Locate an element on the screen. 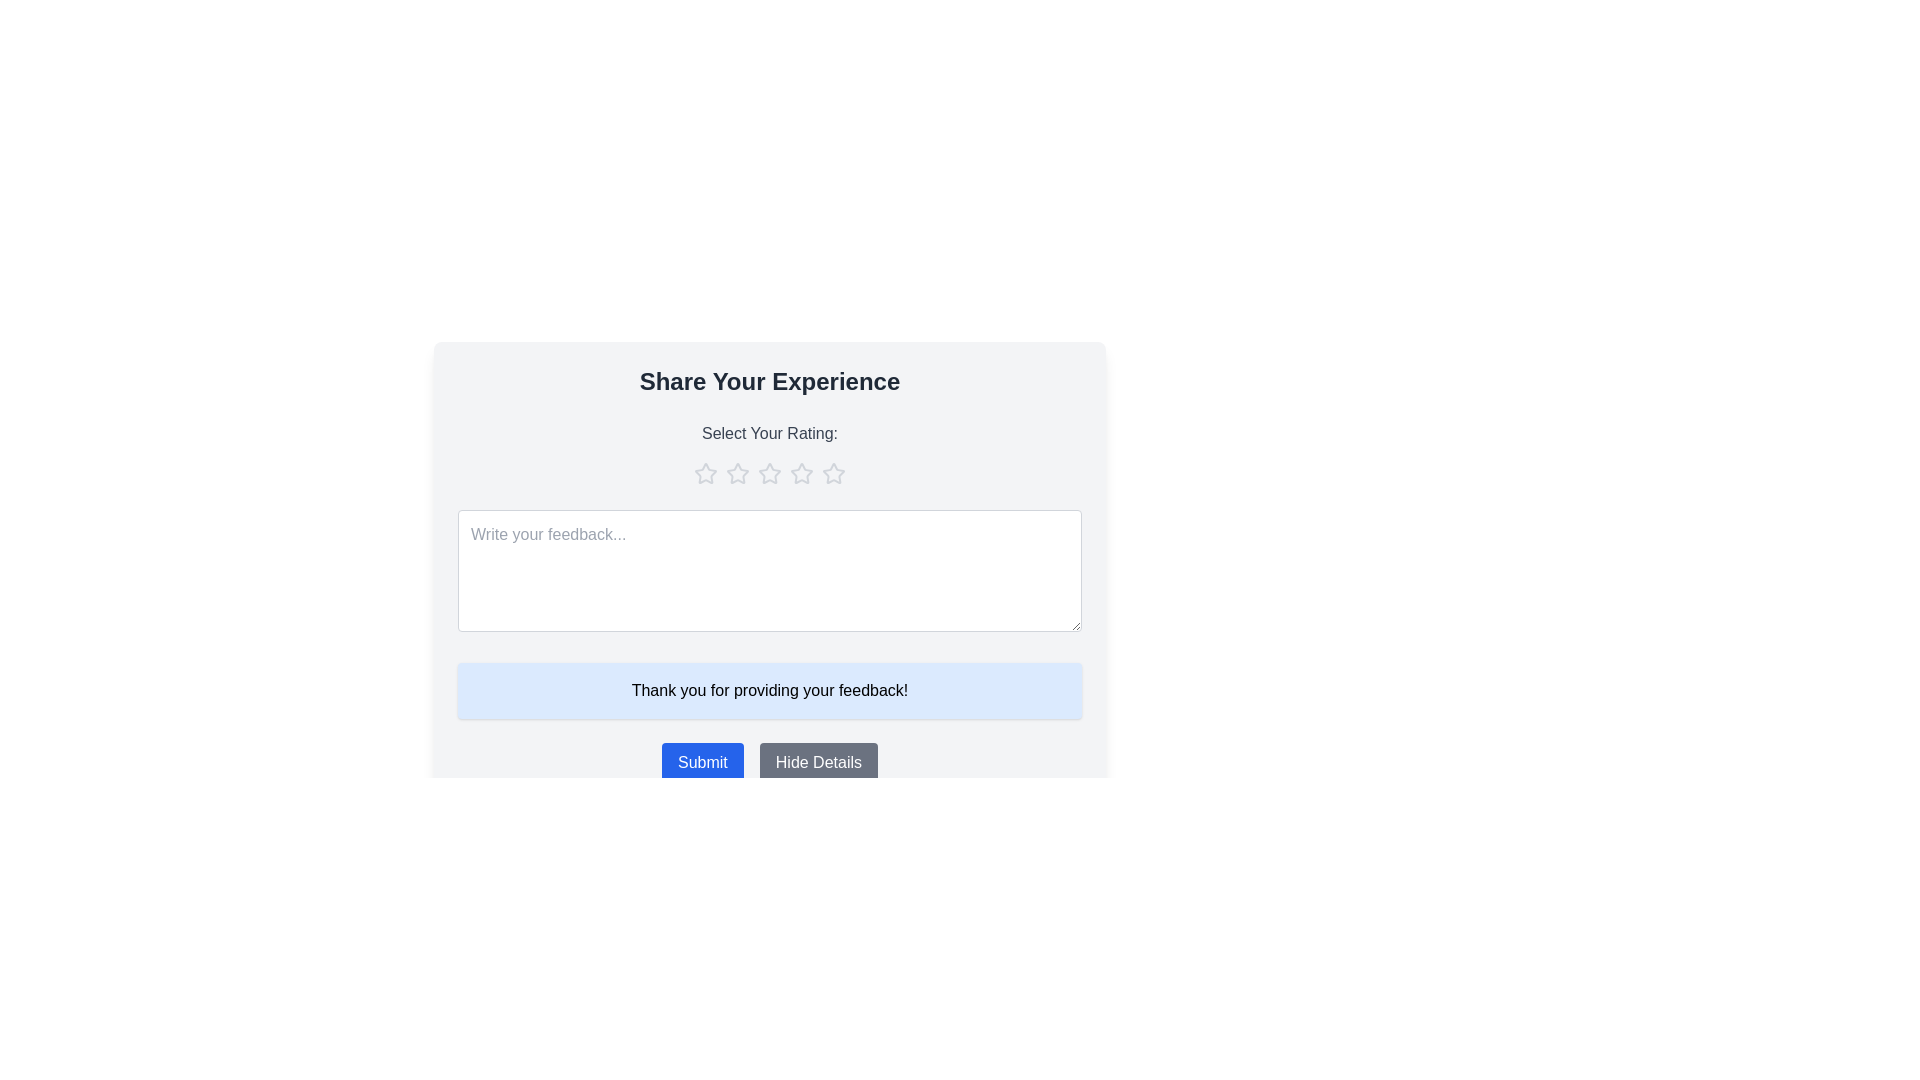  the first star icon in the rating interface is located at coordinates (737, 473).